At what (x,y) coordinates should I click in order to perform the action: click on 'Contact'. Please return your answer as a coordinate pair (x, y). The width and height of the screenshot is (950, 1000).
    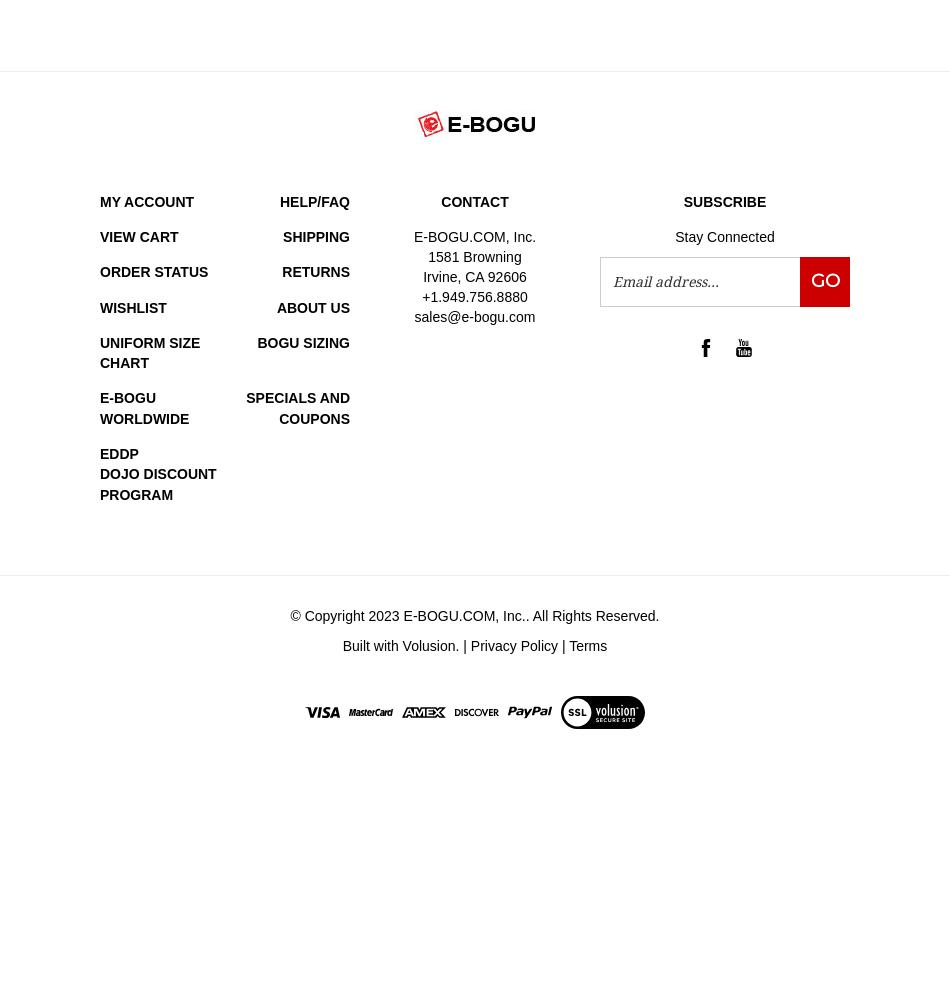
    Looking at the image, I should click on (473, 200).